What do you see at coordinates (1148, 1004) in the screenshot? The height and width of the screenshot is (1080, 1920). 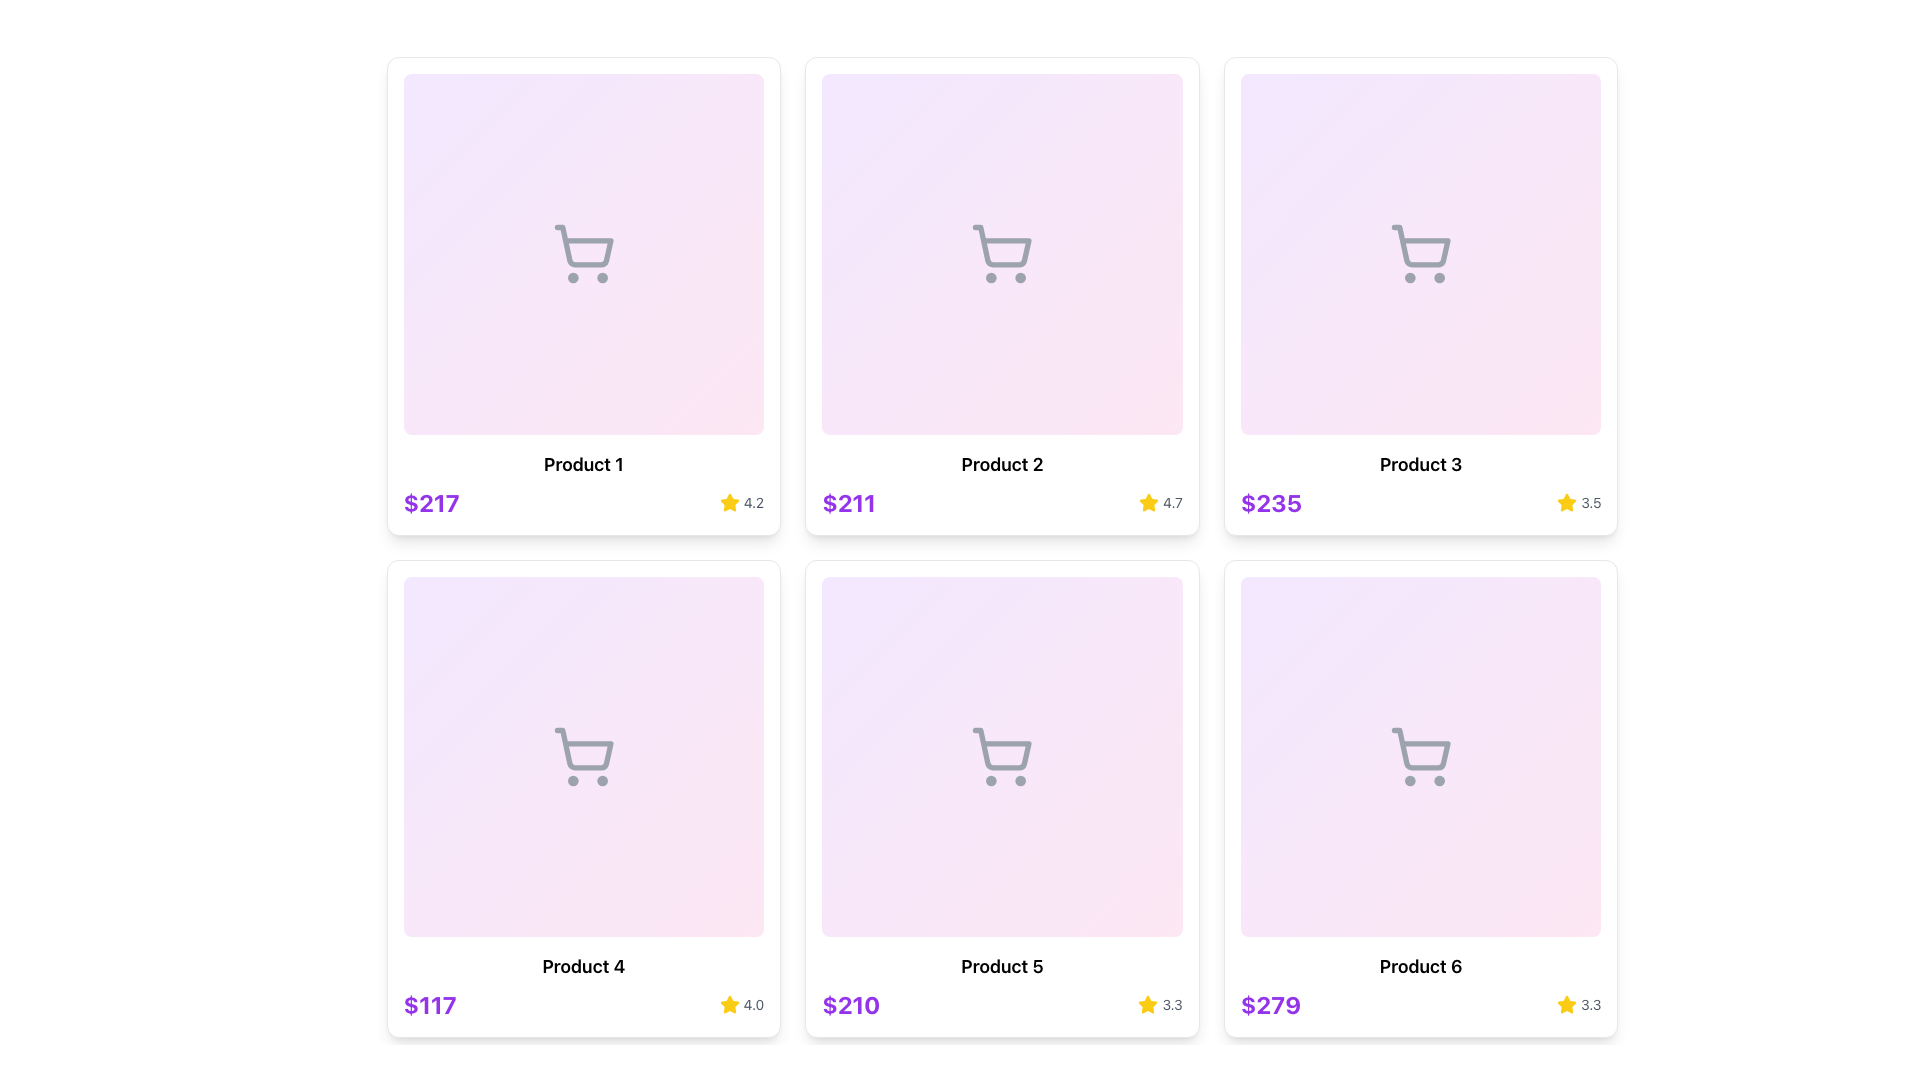 I see `the interactive small yellow star icon located in the bottom-right corner of the 'Product 5' card, adjacent to the rating value of '3.3'` at bounding box center [1148, 1004].